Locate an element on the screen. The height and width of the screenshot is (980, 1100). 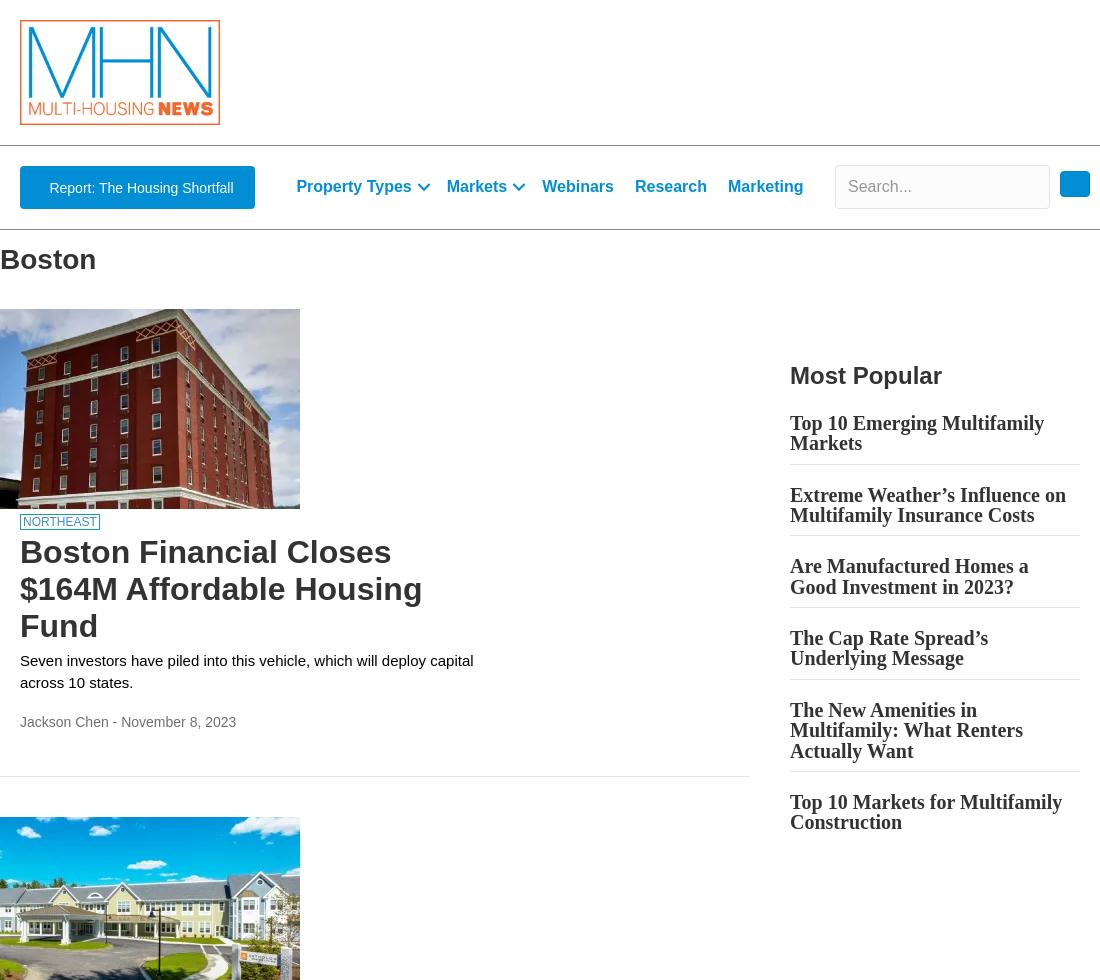
'Markets' is located at coordinates (475, 186).